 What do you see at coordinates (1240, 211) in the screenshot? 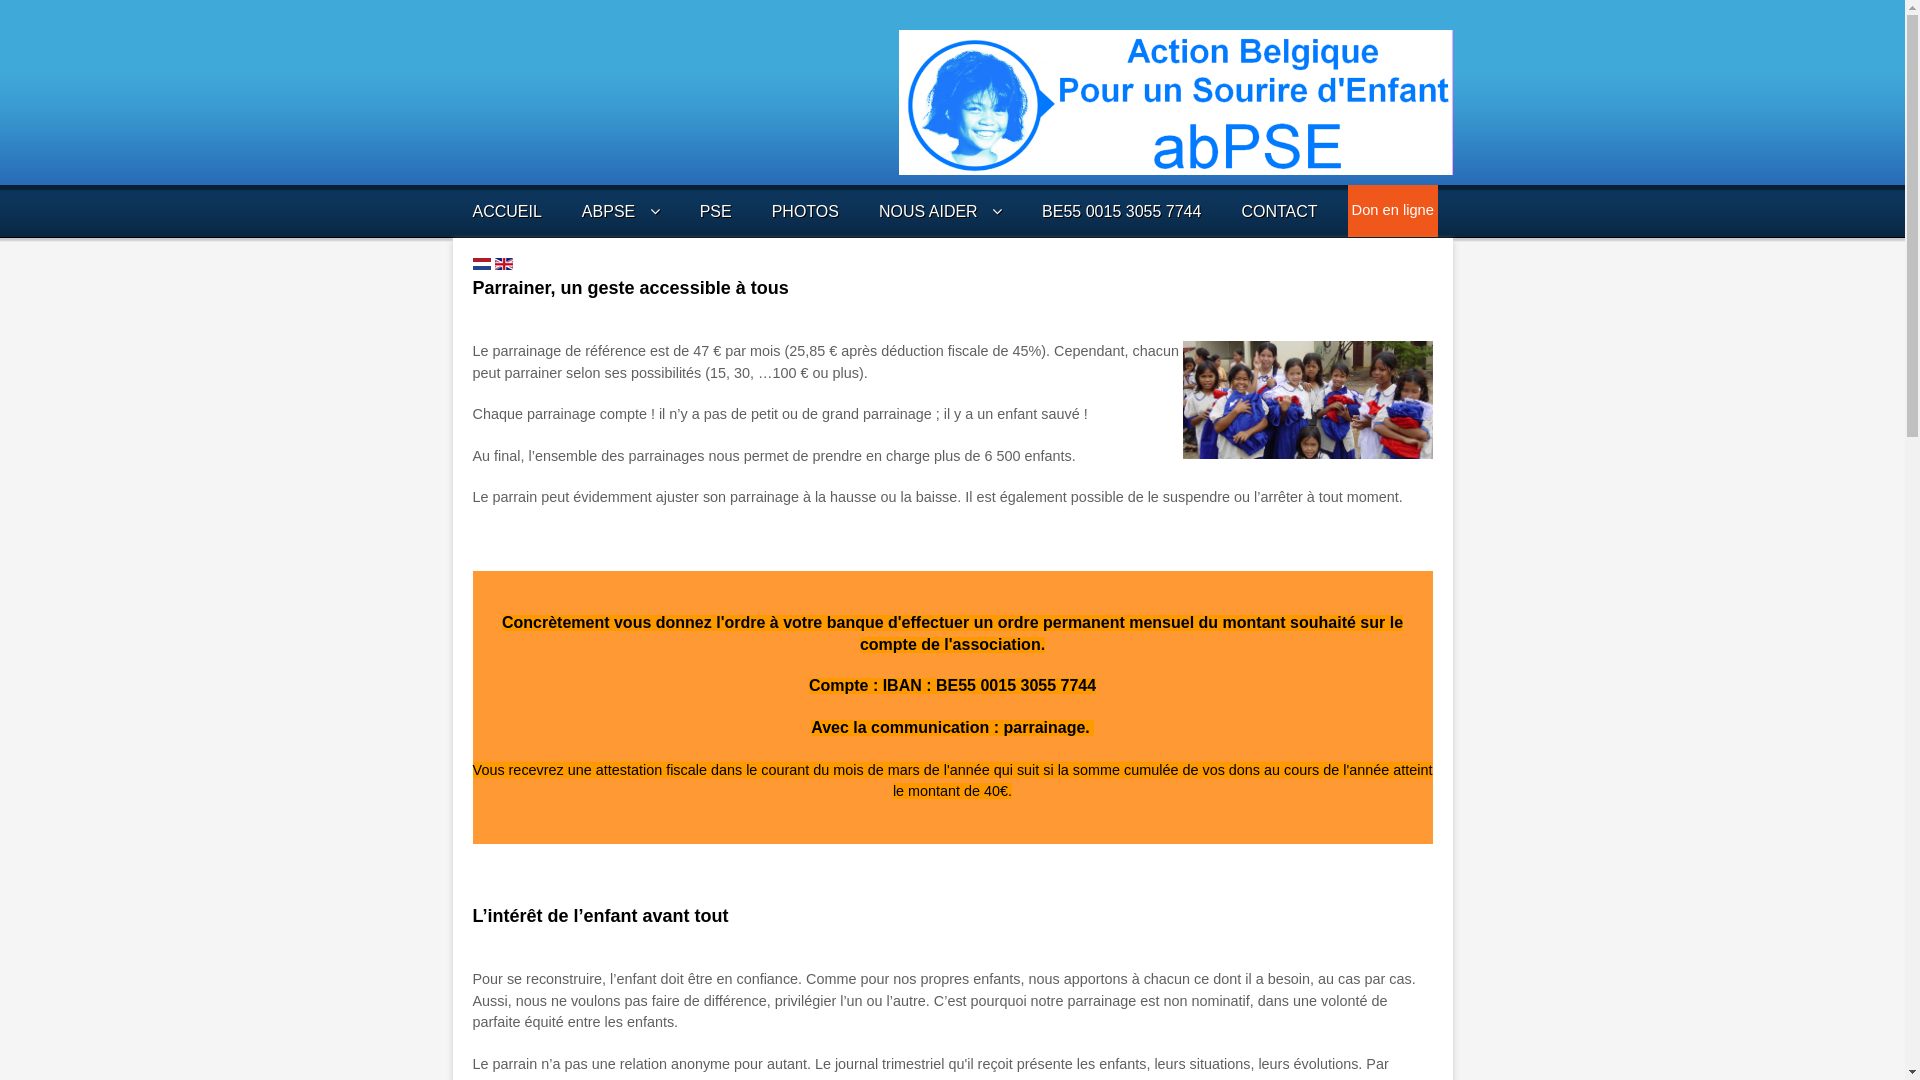
I see `'CONTACT'` at bounding box center [1240, 211].